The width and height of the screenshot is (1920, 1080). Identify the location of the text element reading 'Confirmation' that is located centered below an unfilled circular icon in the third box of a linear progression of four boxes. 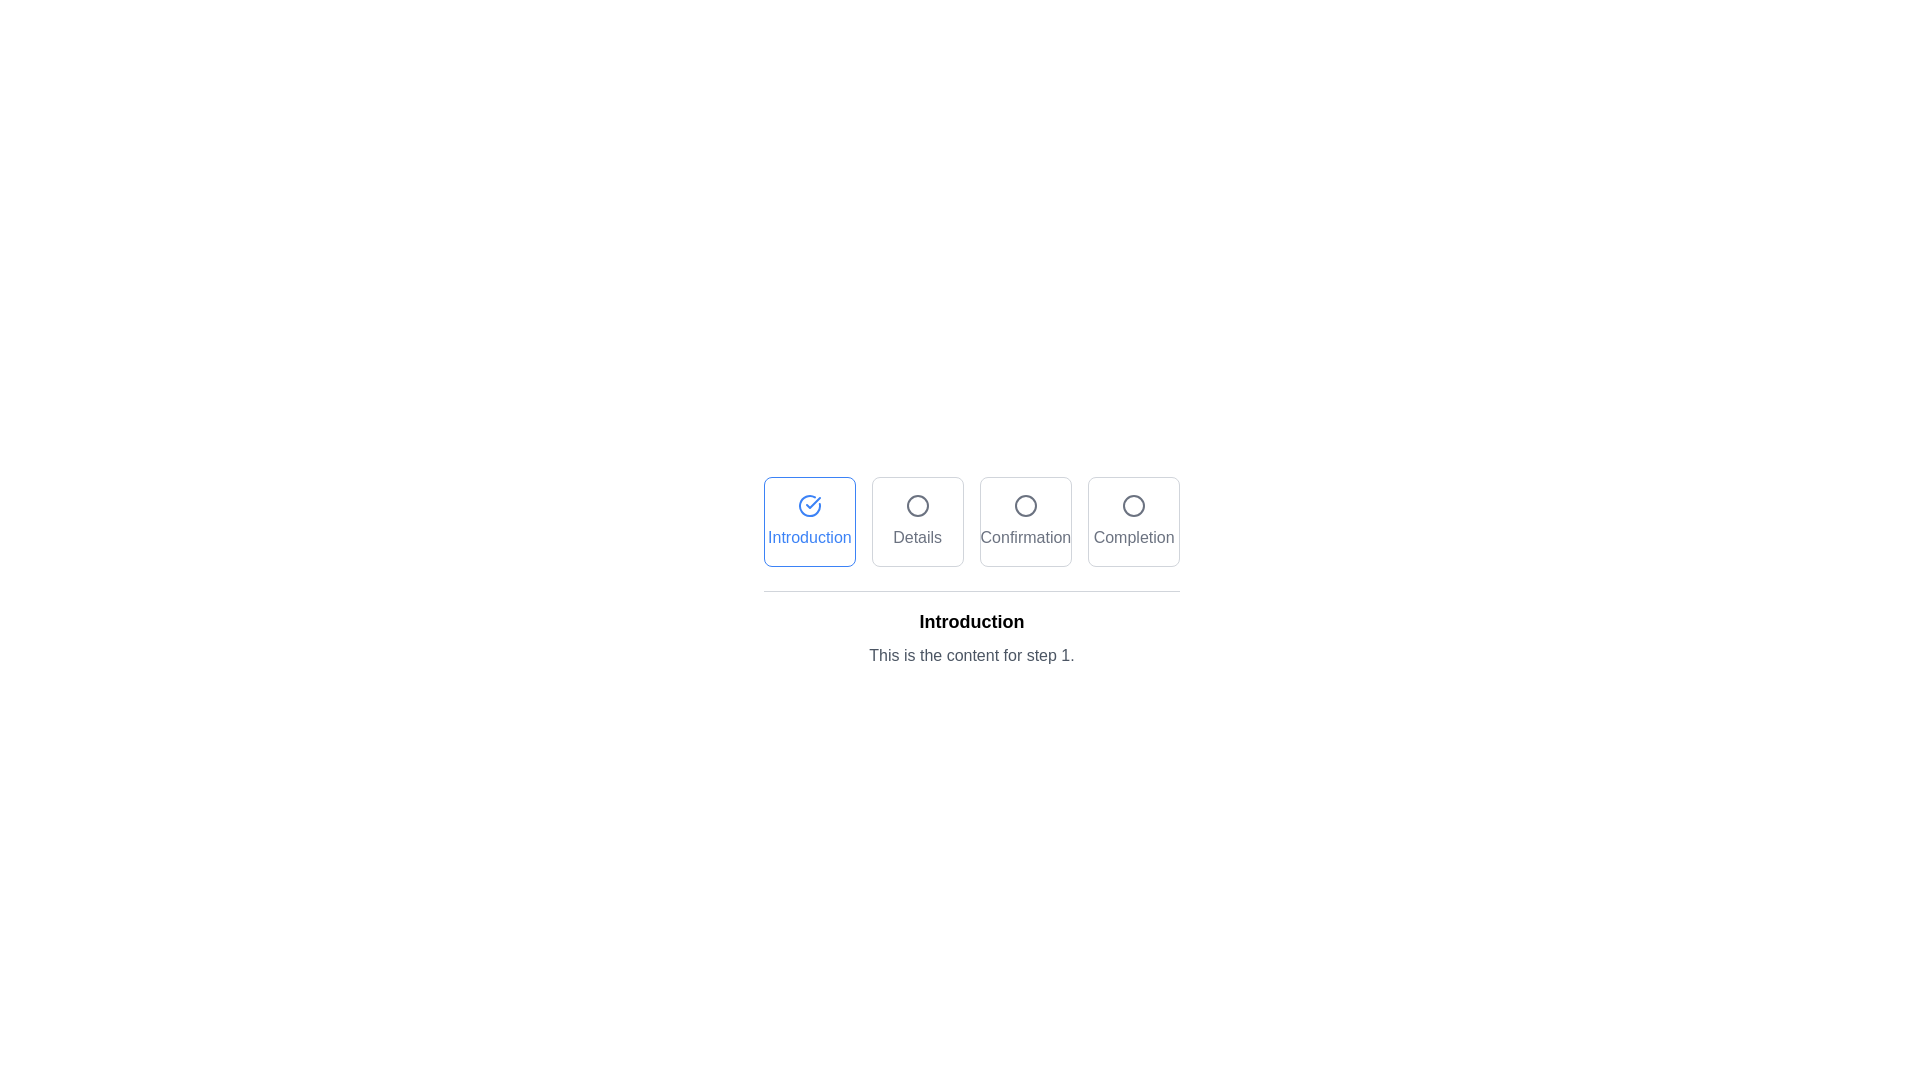
(1025, 536).